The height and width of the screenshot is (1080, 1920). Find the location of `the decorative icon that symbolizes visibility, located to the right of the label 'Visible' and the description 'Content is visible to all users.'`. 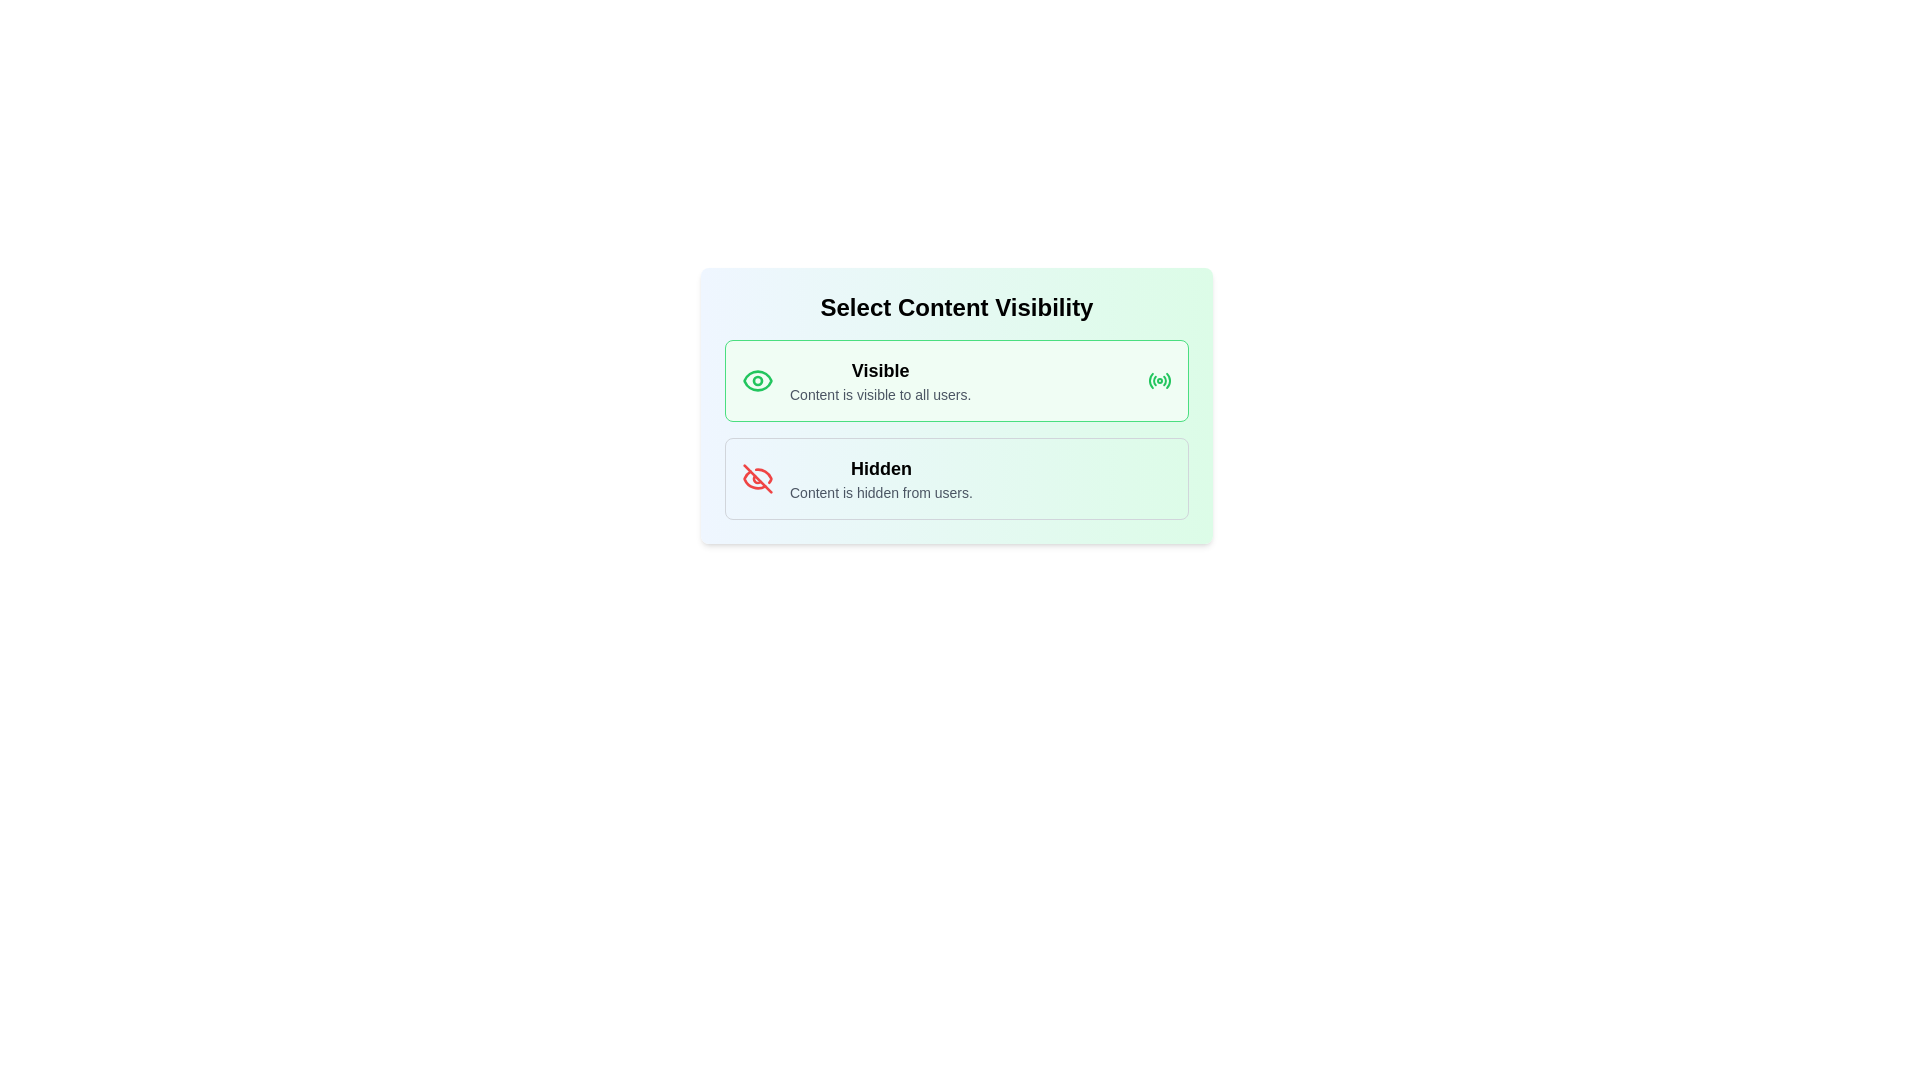

the decorative icon that symbolizes visibility, located to the right of the label 'Visible' and the description 'Content is visible to all users.' is located at coordinates (1160, 381).